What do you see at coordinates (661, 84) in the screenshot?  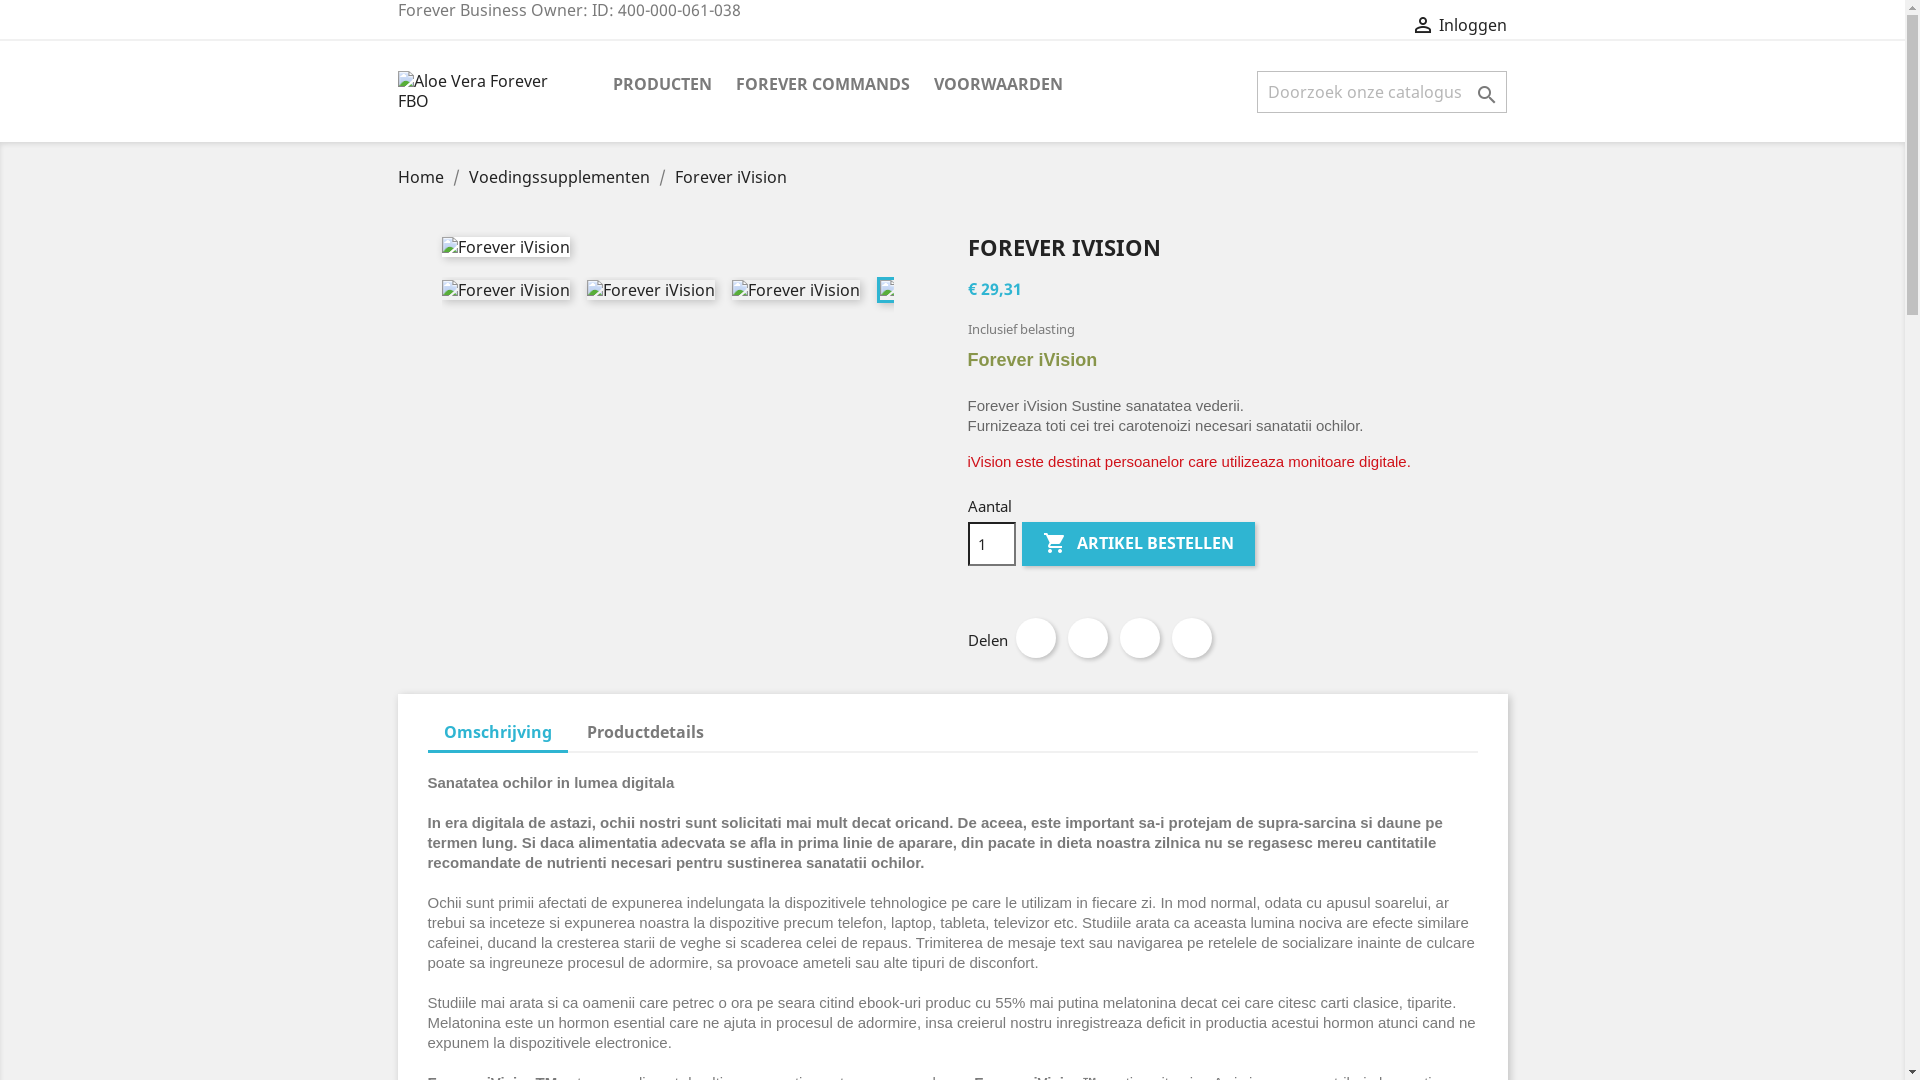 I see `'PRODUCTEN'` at bounding box center [661, 84].